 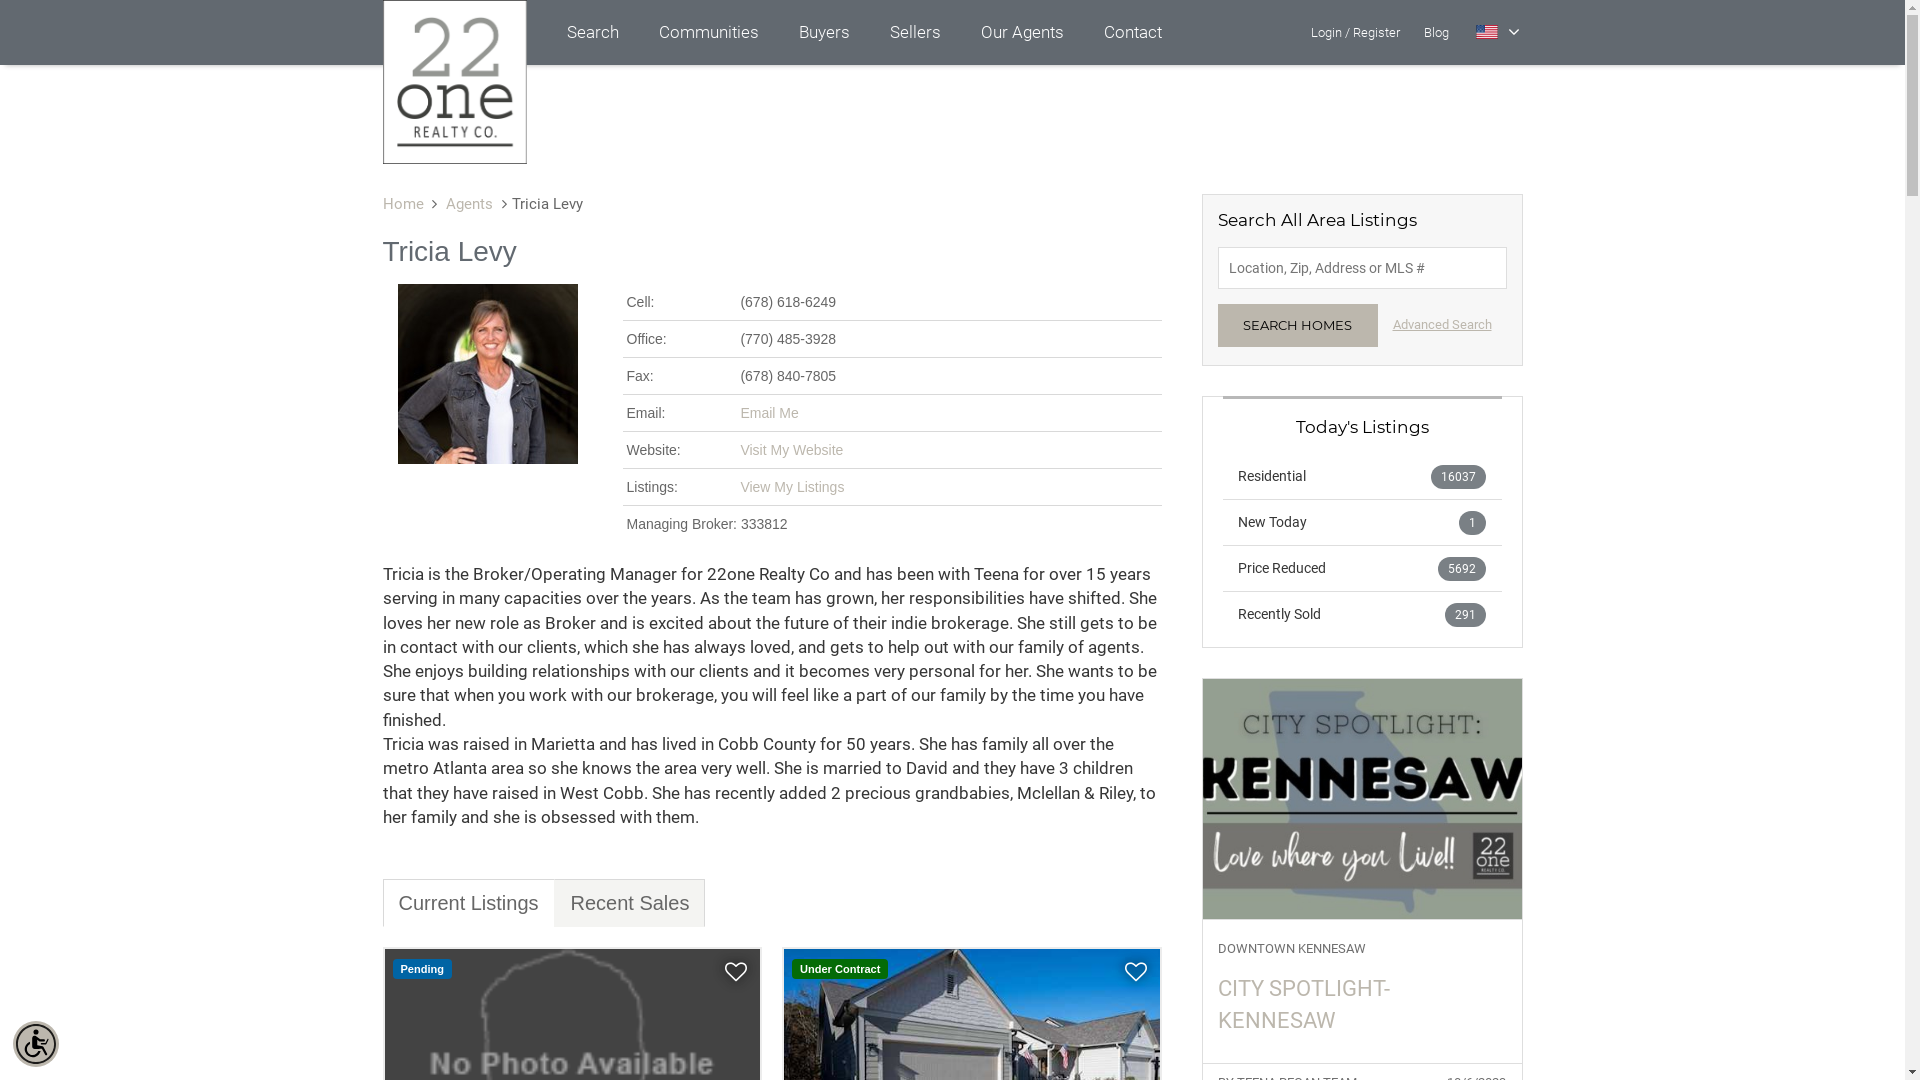 I want to click on 'Sellers', so click(x=914, y=32).